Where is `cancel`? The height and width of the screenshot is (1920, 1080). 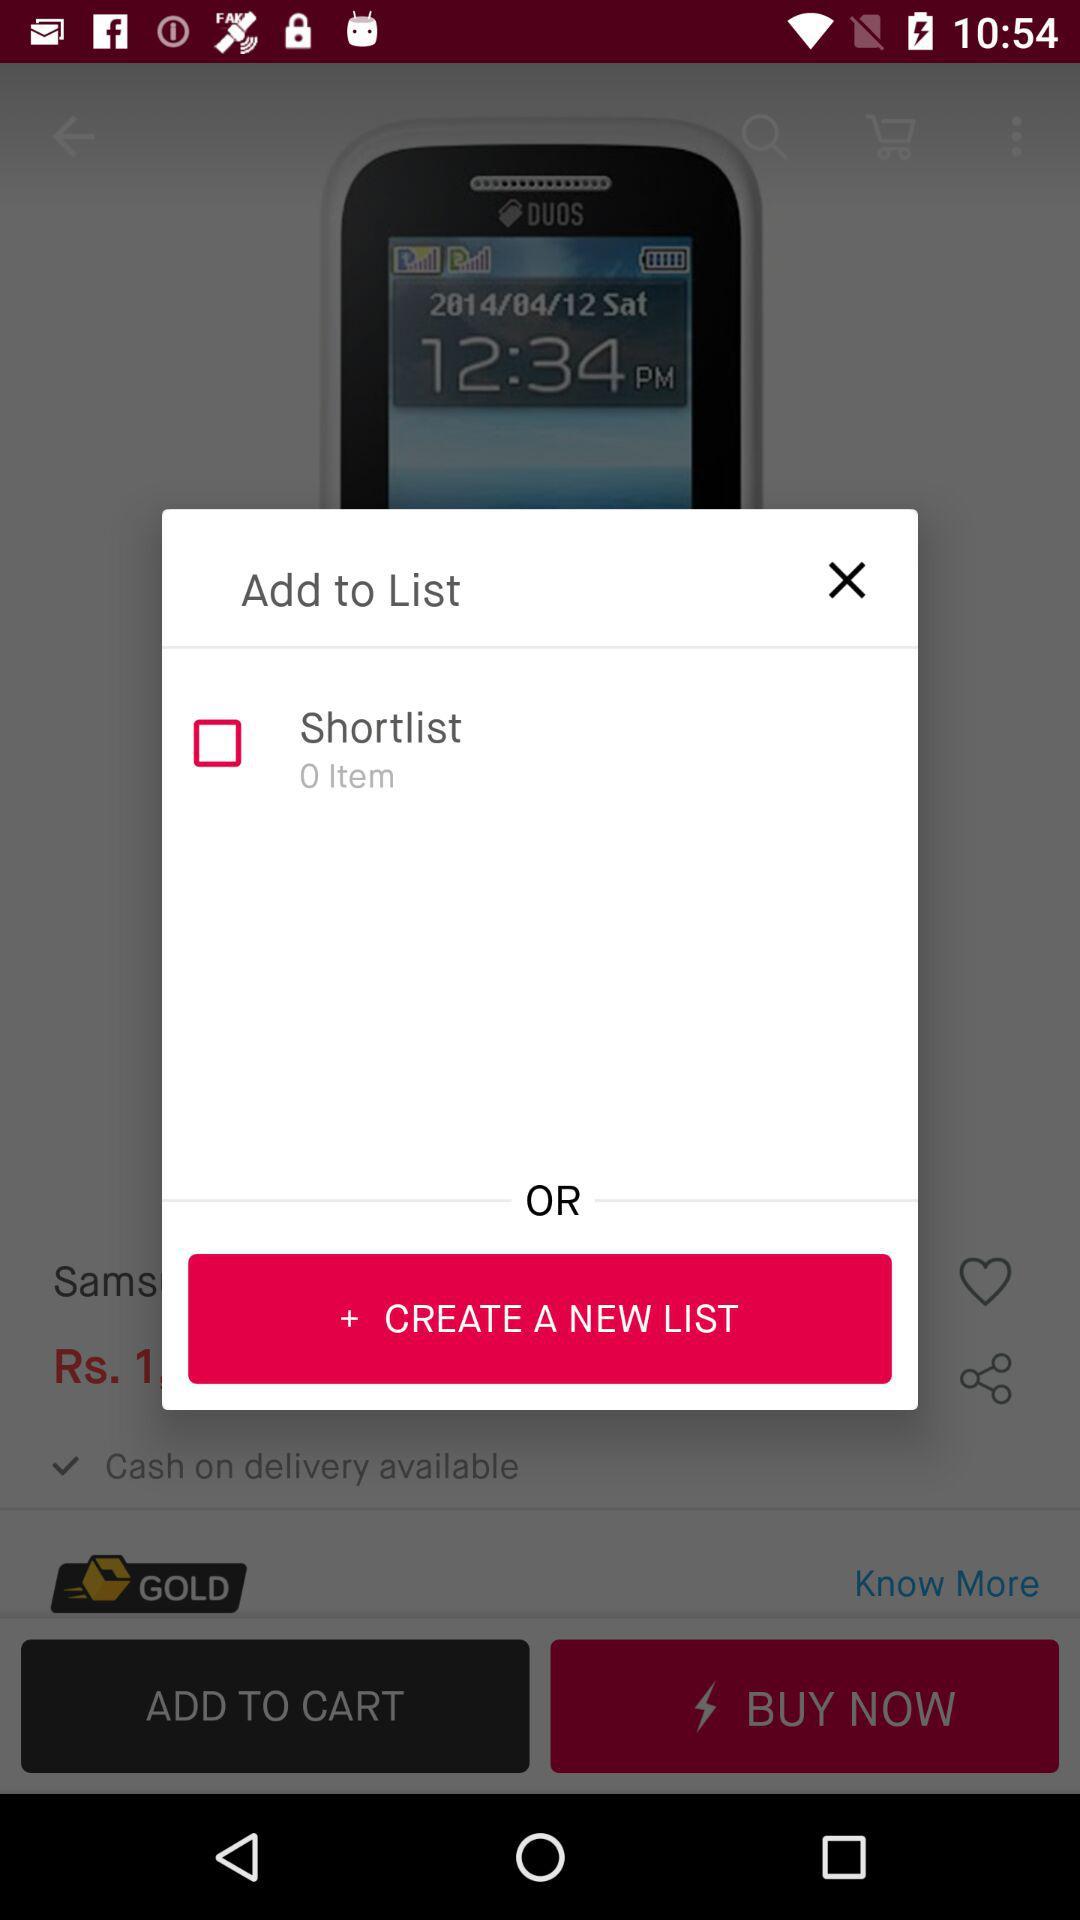 cancel is located at coordinates (833, 572).